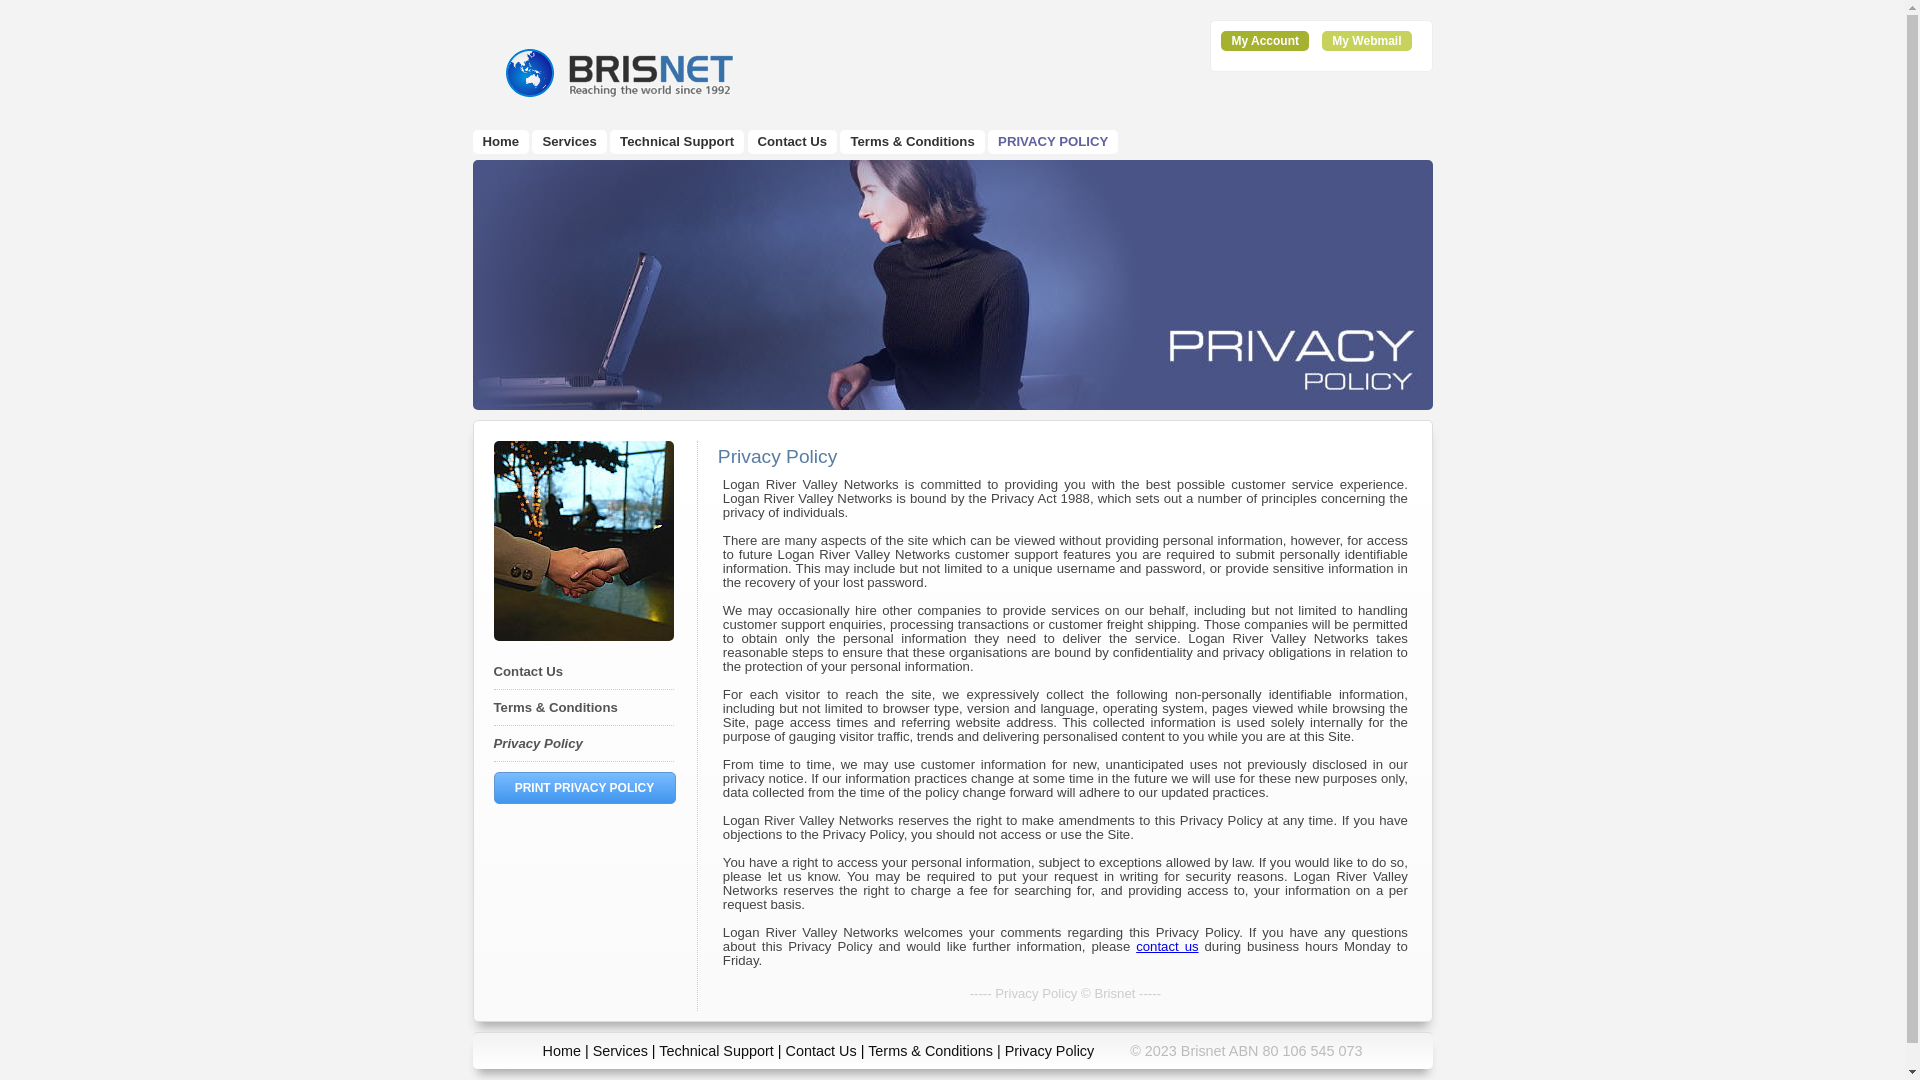 The height and width of the screenshot is (1080, 1920). I want to click on 'Privacy Policy', so click(538, 743).